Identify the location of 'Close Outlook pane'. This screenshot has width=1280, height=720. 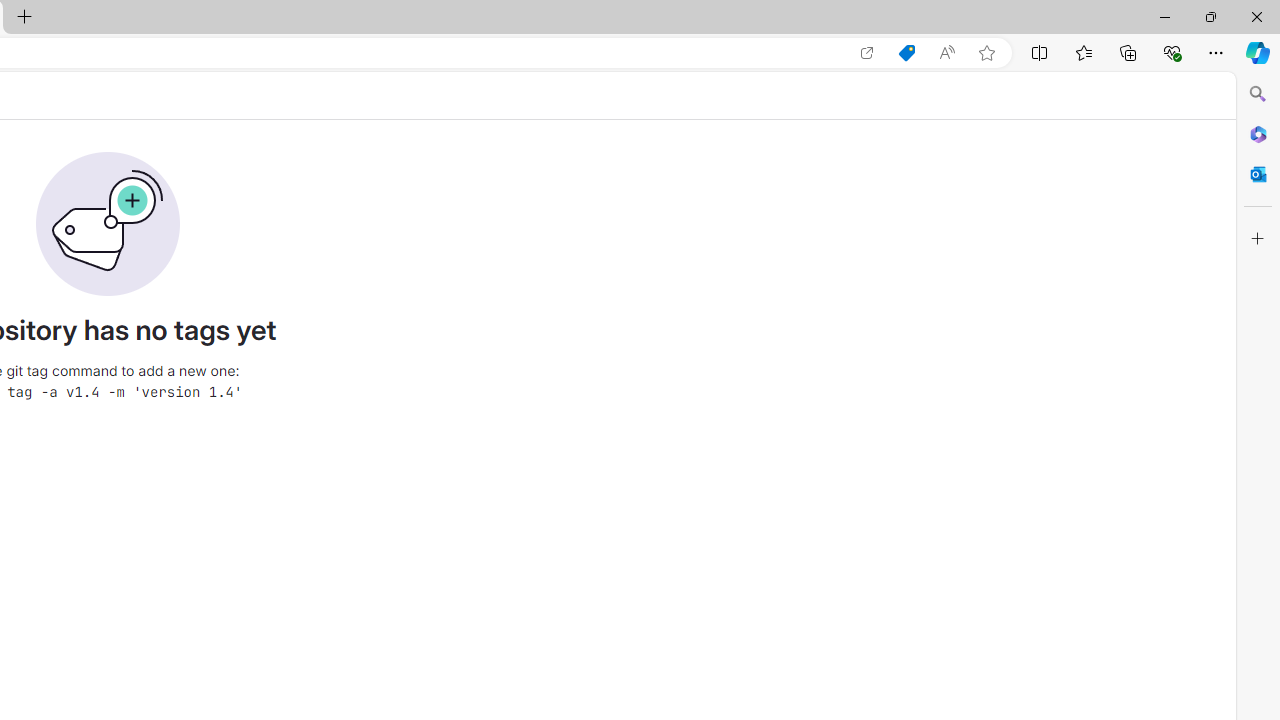
(1257, 173).